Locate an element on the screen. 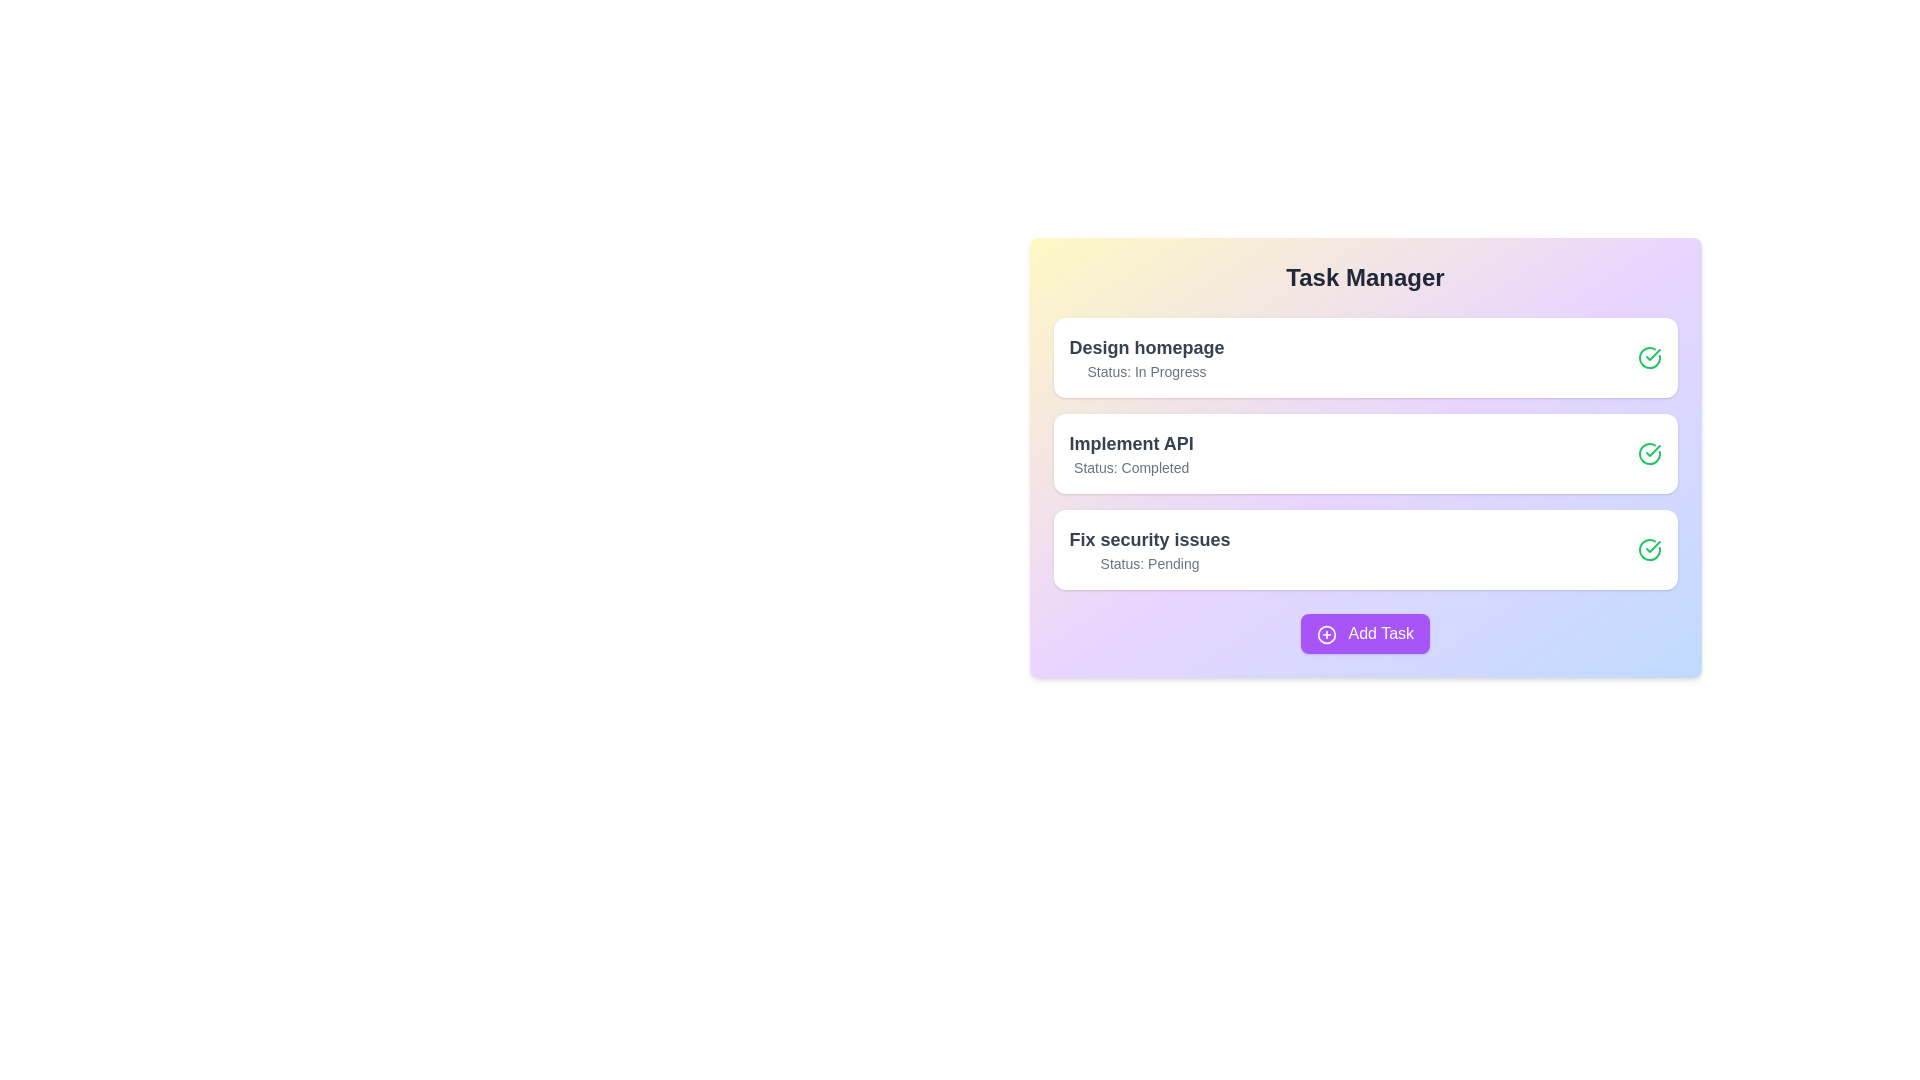 This screenshot has height=1080, width=1920. the status icon of the task 'Design homepage' is located at coordinates (1649, 357).